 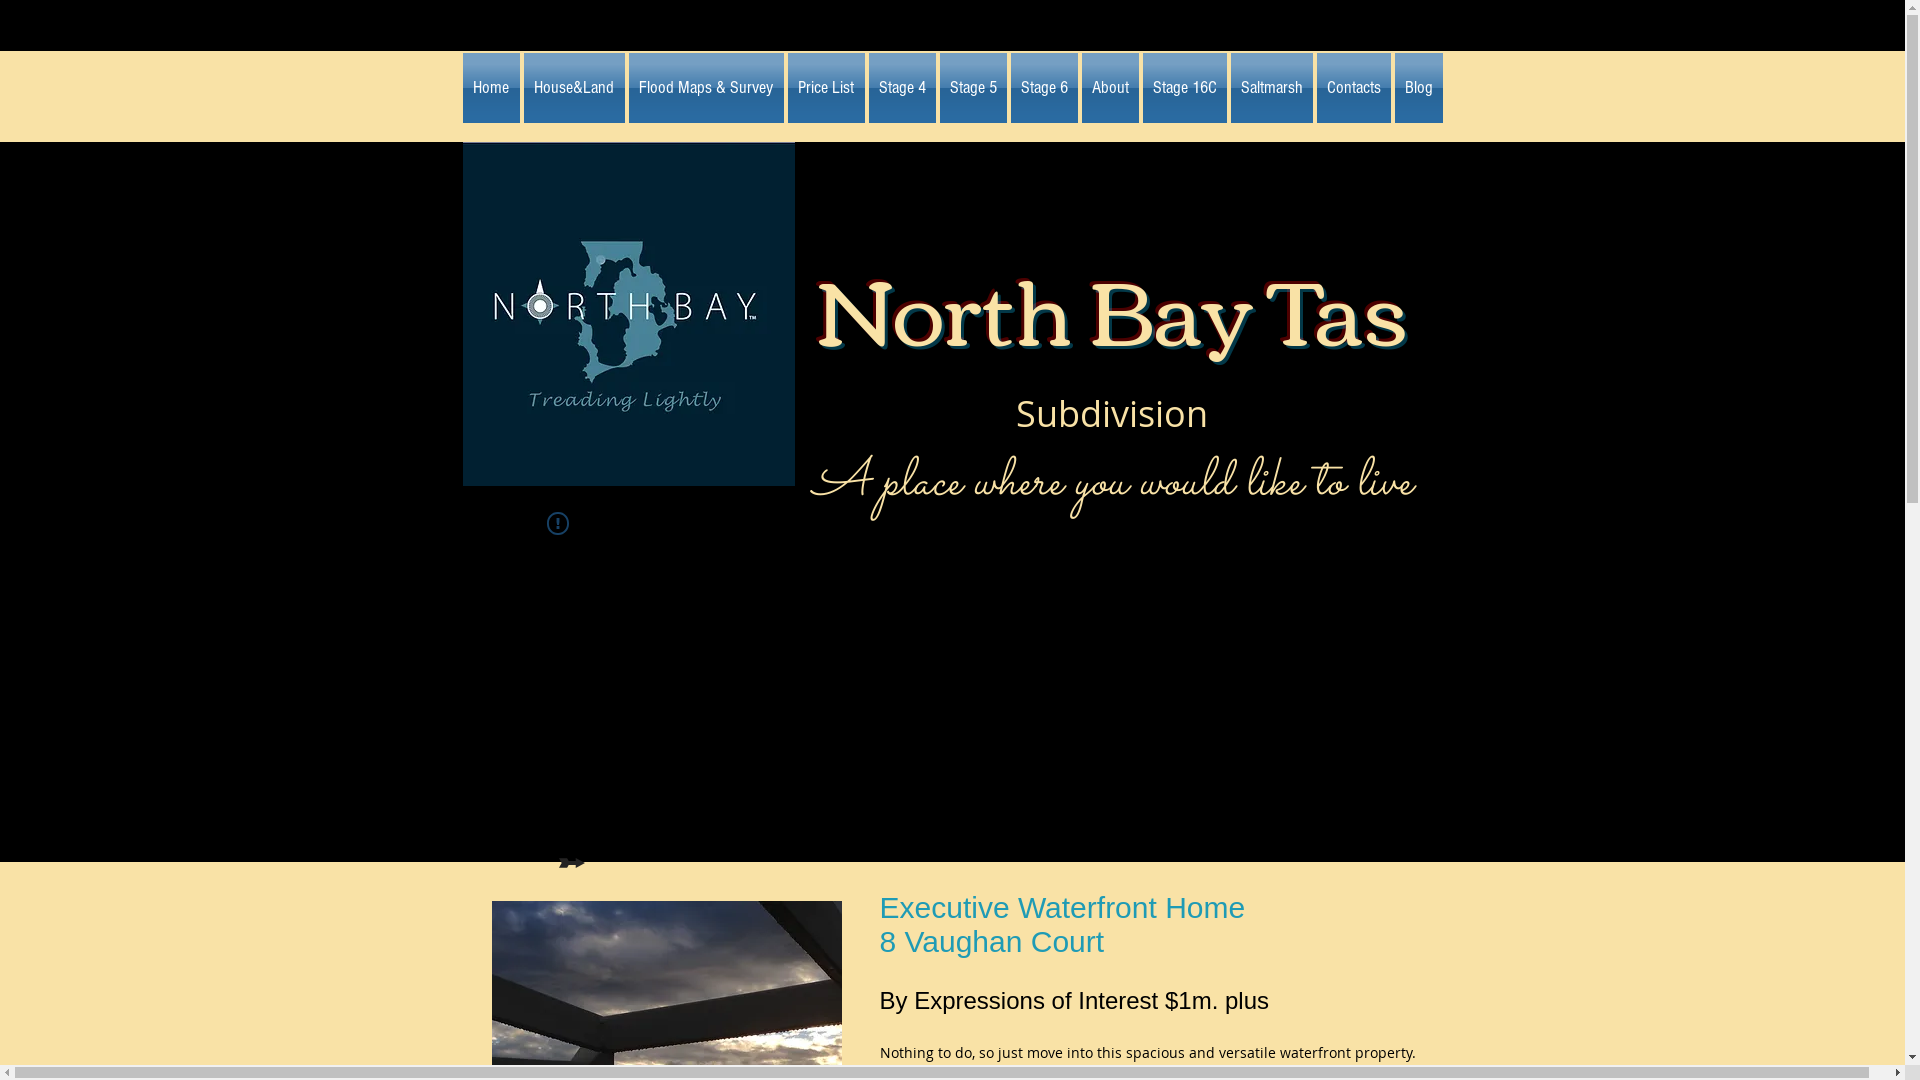 I want to click on 'Price List', so click(x=826, y=87).